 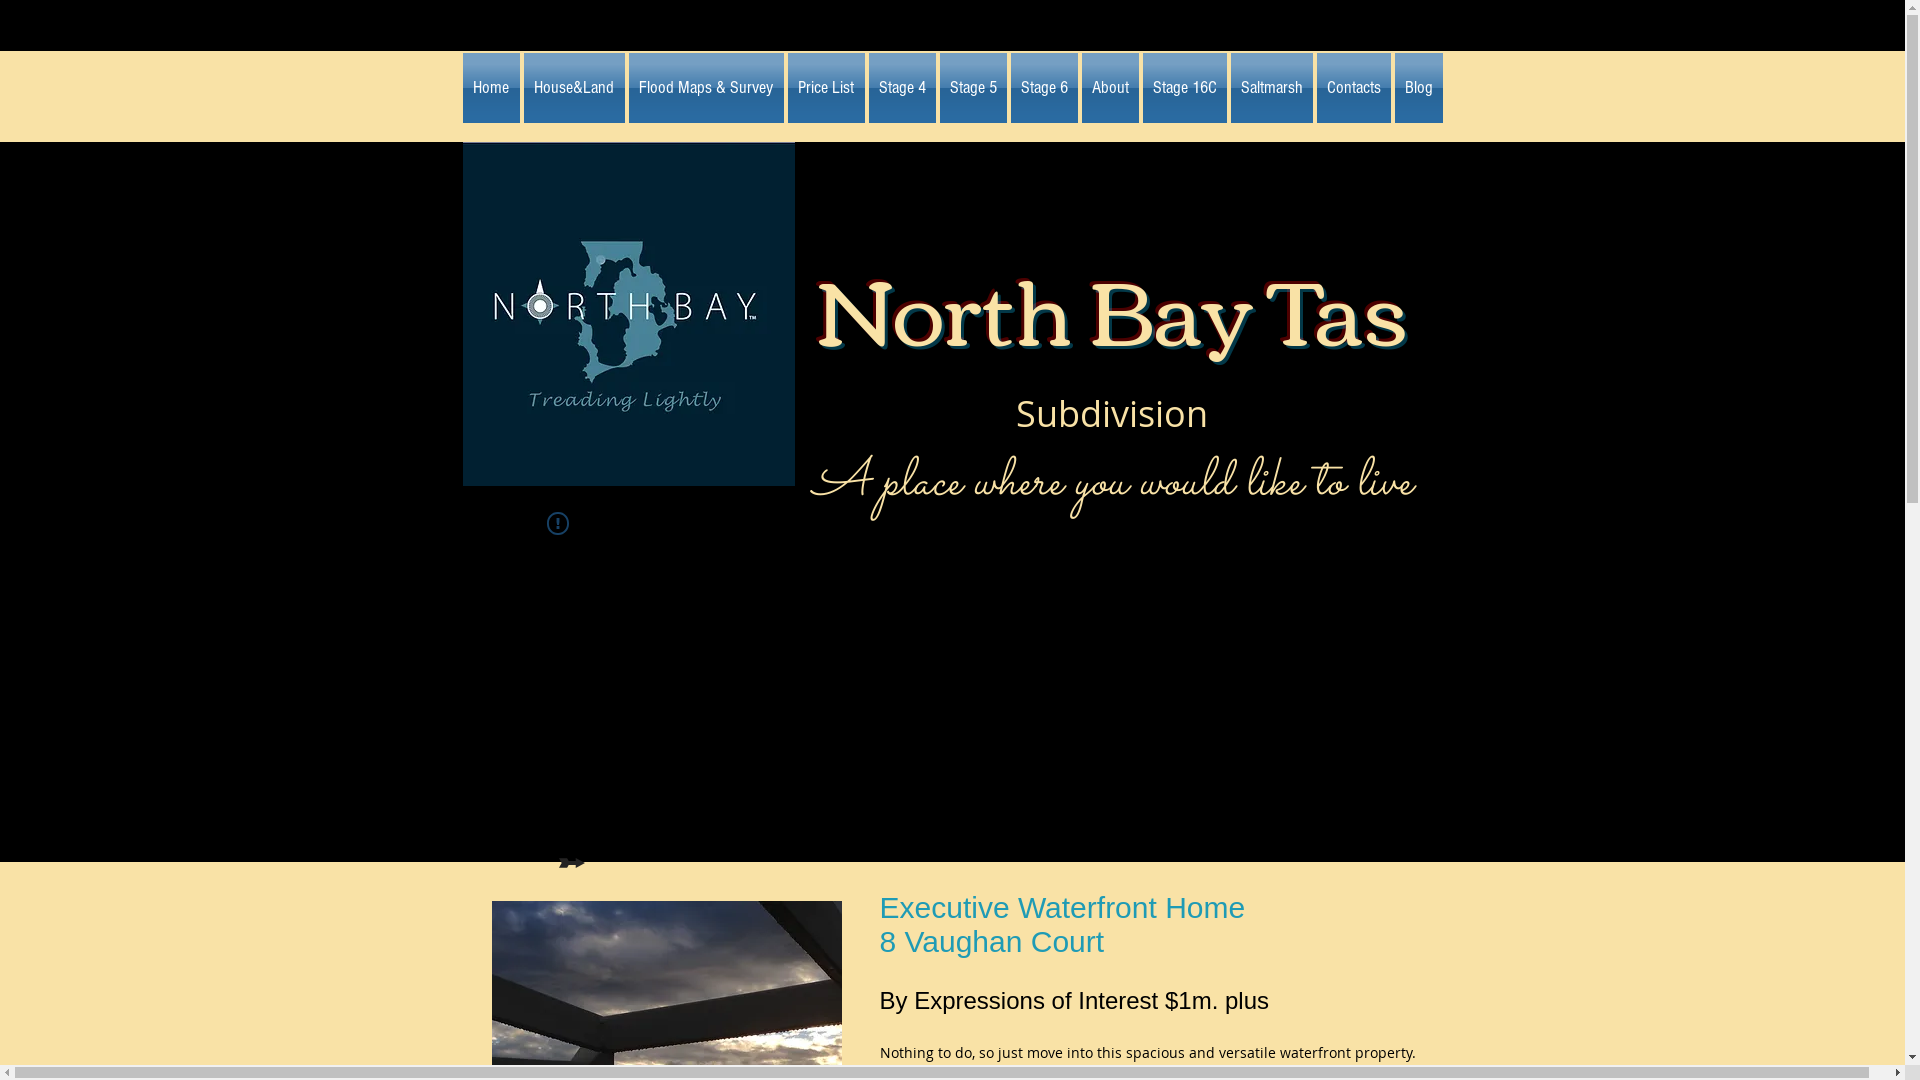 I want to click on 'Price List', so click(x=826, y=87).